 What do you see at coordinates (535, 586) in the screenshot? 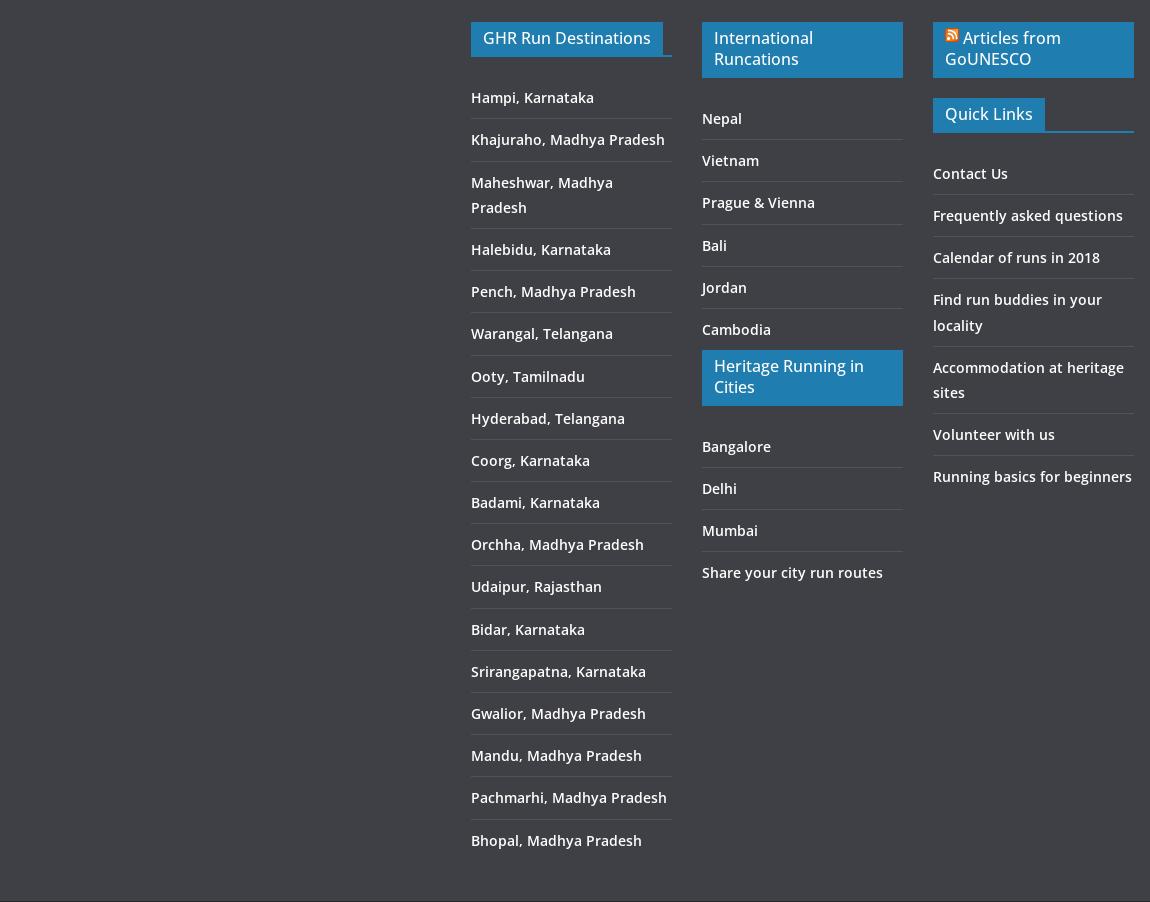
I see `'Udaipur, Rajasthan'` at bounding box center [535, 586].